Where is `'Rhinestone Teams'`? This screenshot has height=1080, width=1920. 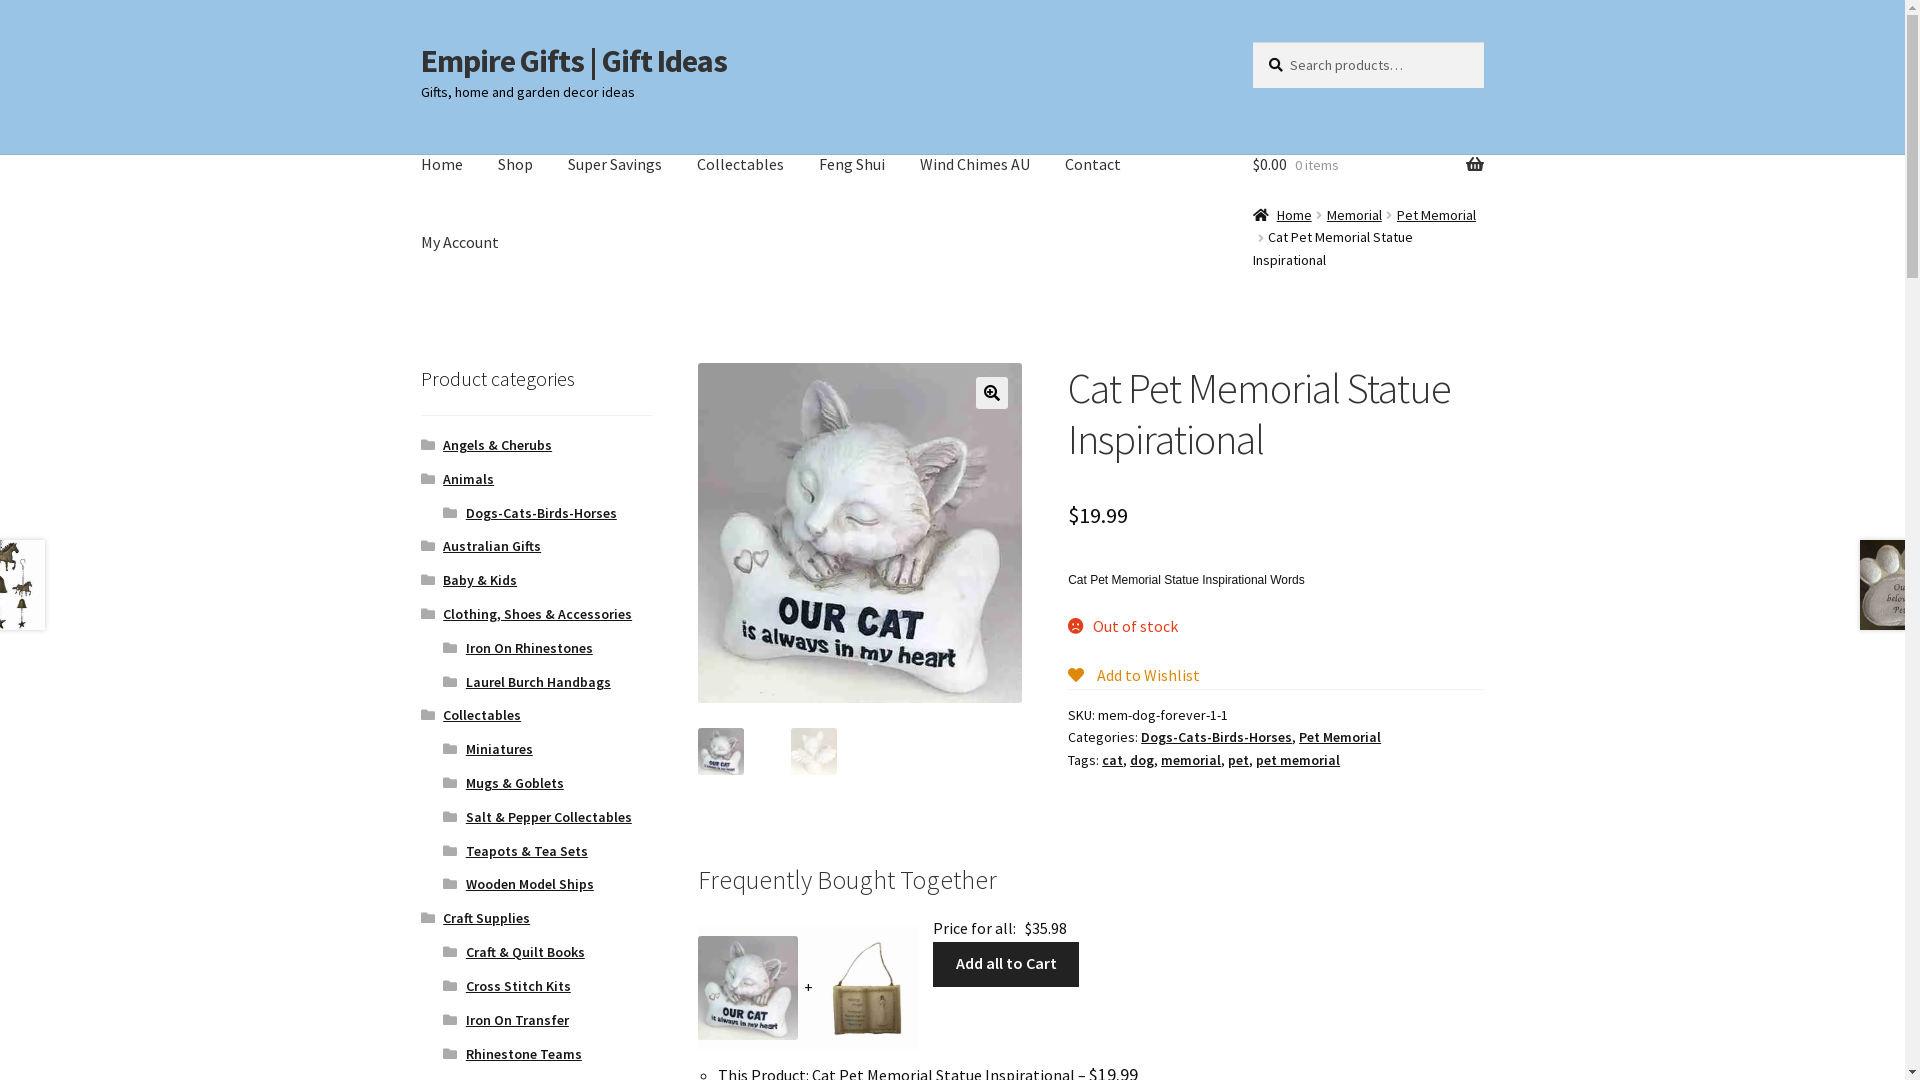
'Rhinestone Teams' is located at coordinates (523, 1052).